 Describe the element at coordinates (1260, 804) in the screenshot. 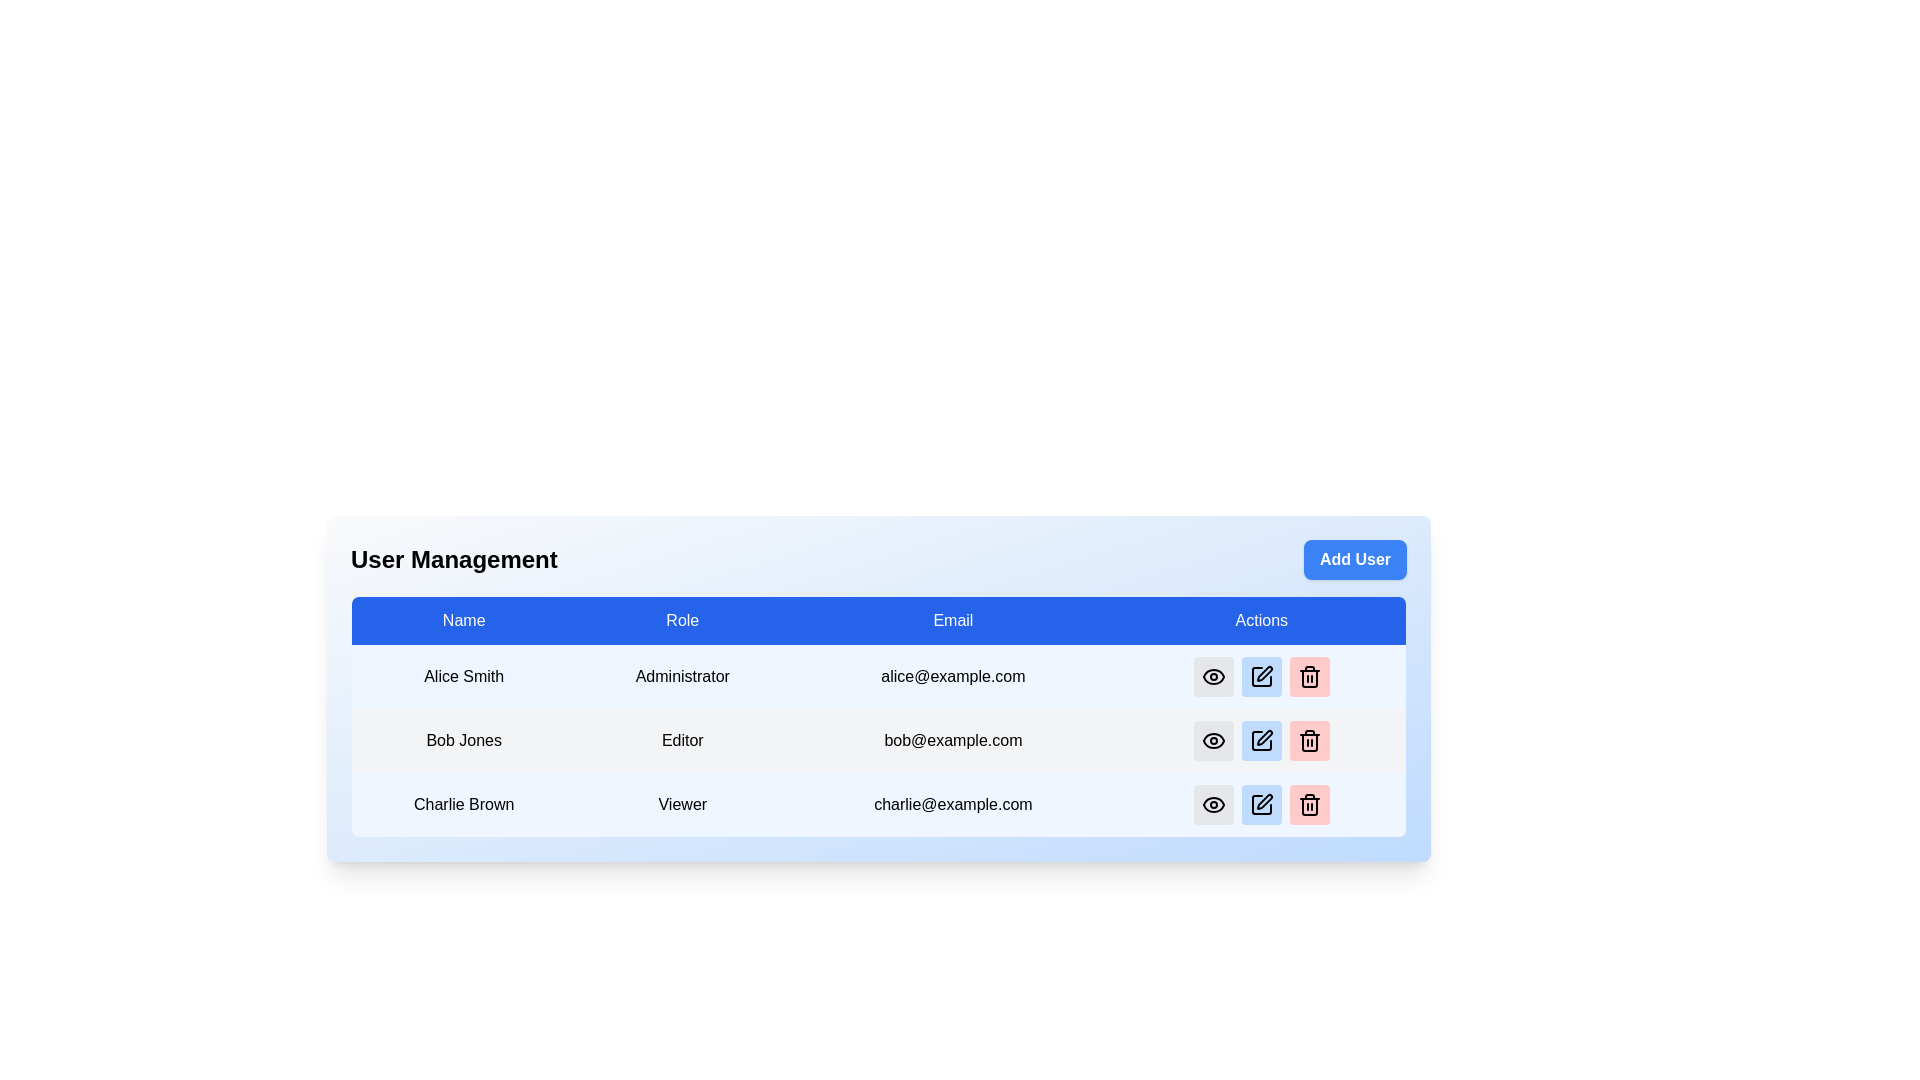

I see `the second button from the left in the 'Actions' column of the row for user 'Charlie Brown' in the 'User Management' table` at that location.